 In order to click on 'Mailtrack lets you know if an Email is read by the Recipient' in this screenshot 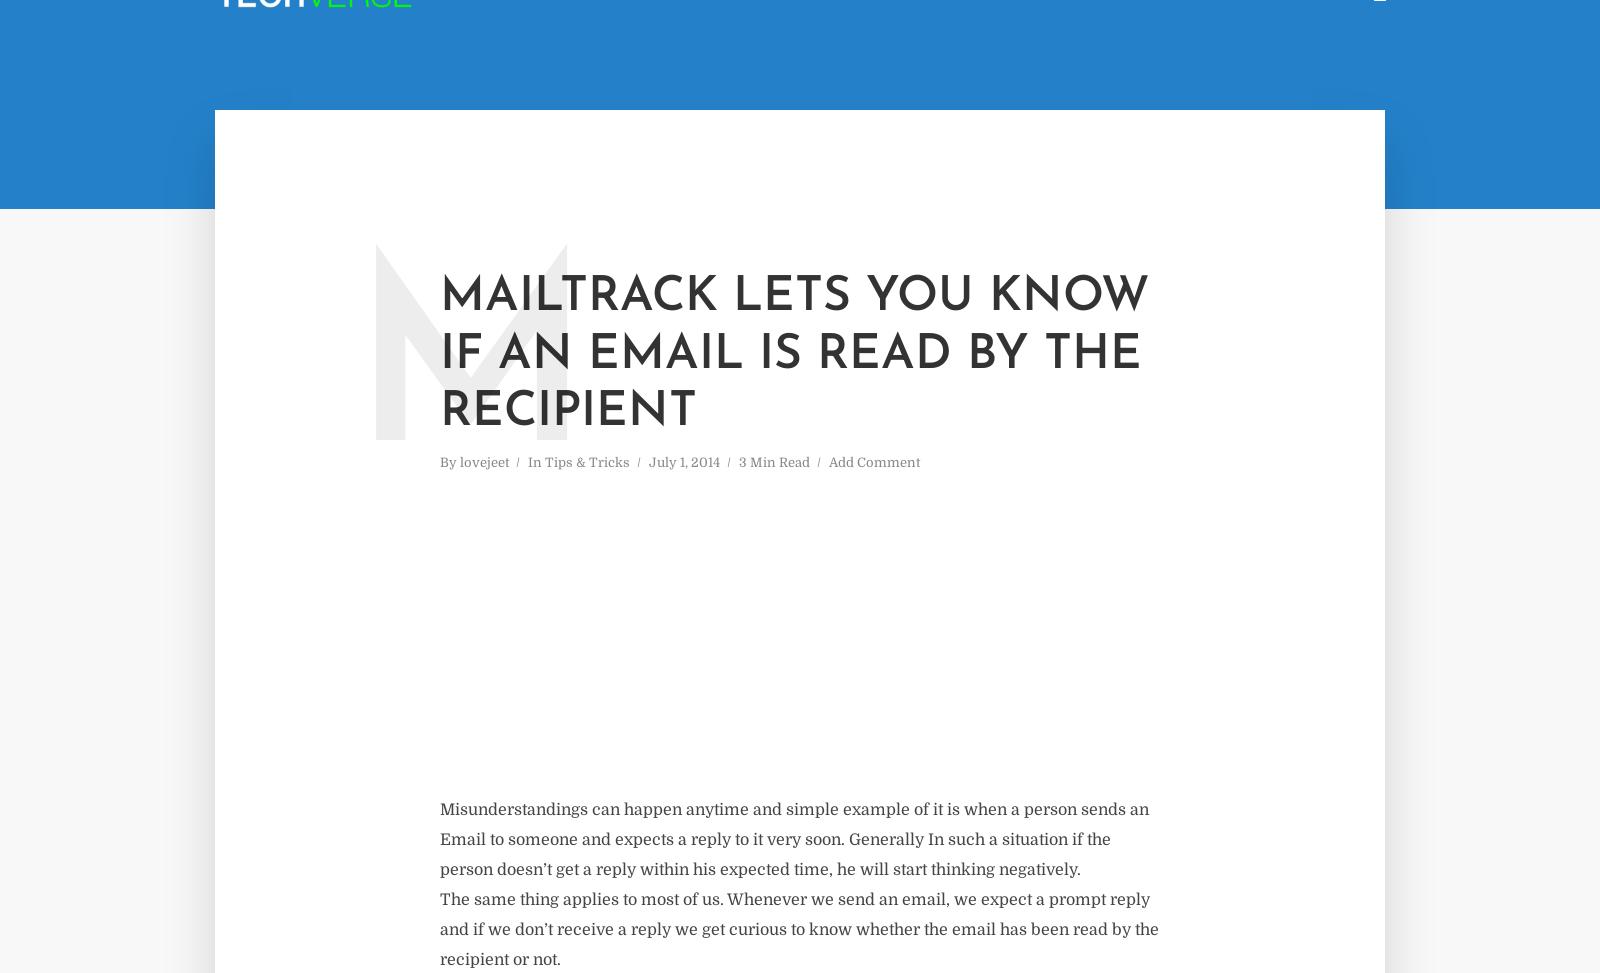, I will do `click(795, 354)`.